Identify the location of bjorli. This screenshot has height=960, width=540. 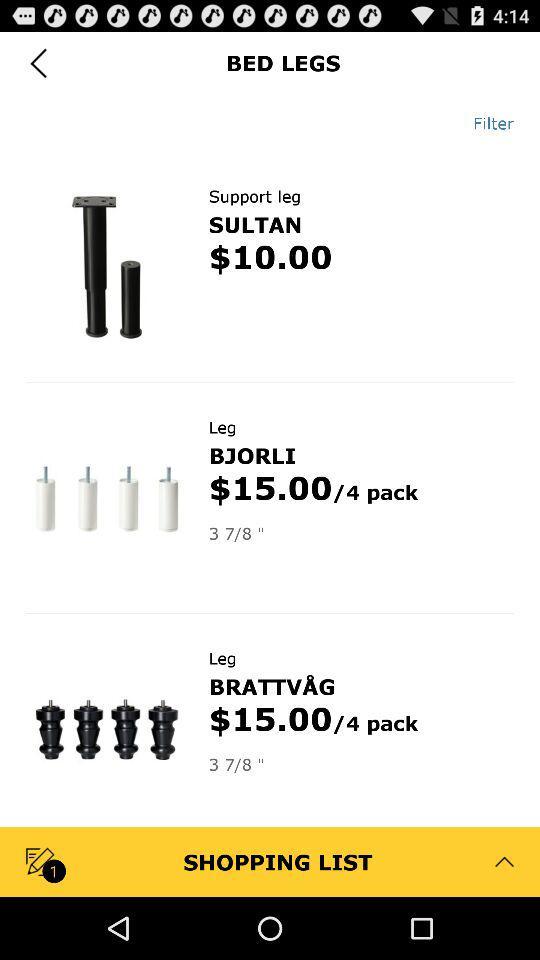
(252, 455).